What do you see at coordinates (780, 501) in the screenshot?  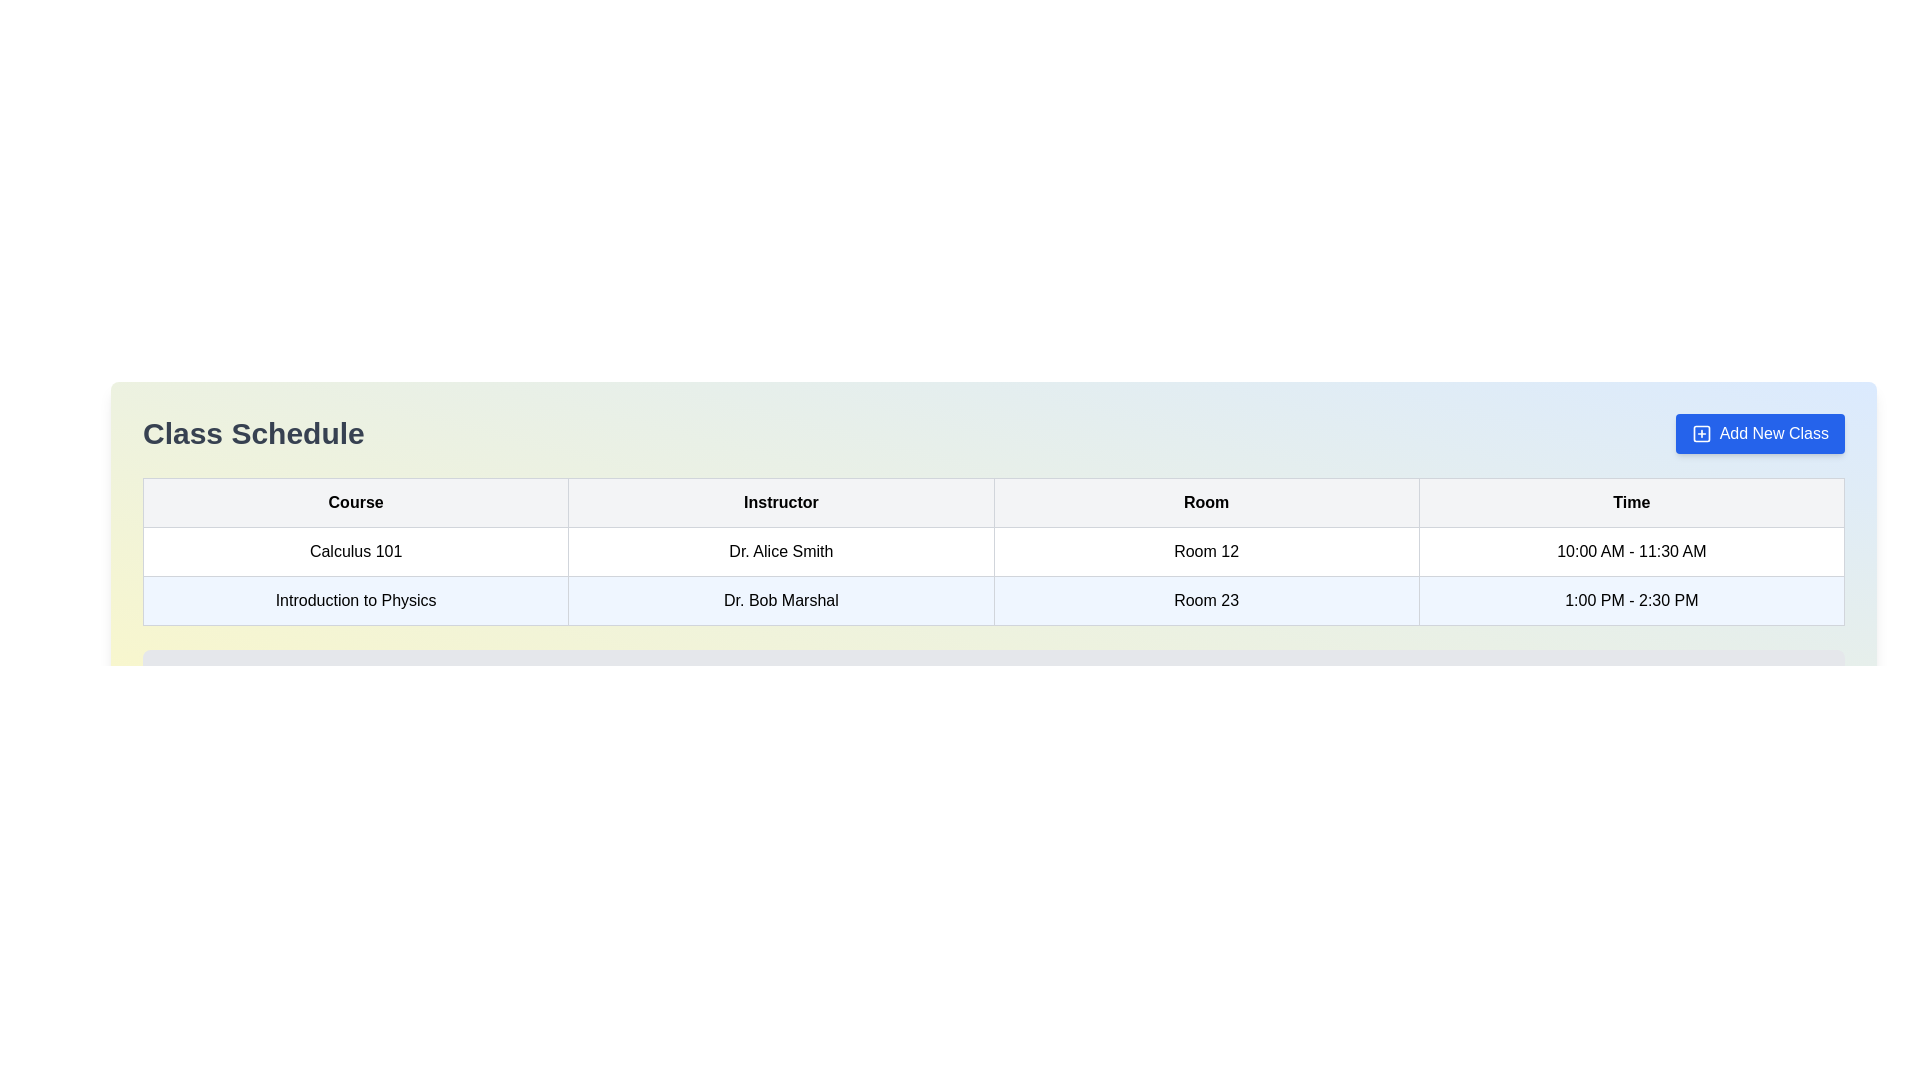 I see `the 'Instructor' header text element, which is the second column header in a four-column table layout, styled with a light gray background and bordered` at bounding box center [780, 501].